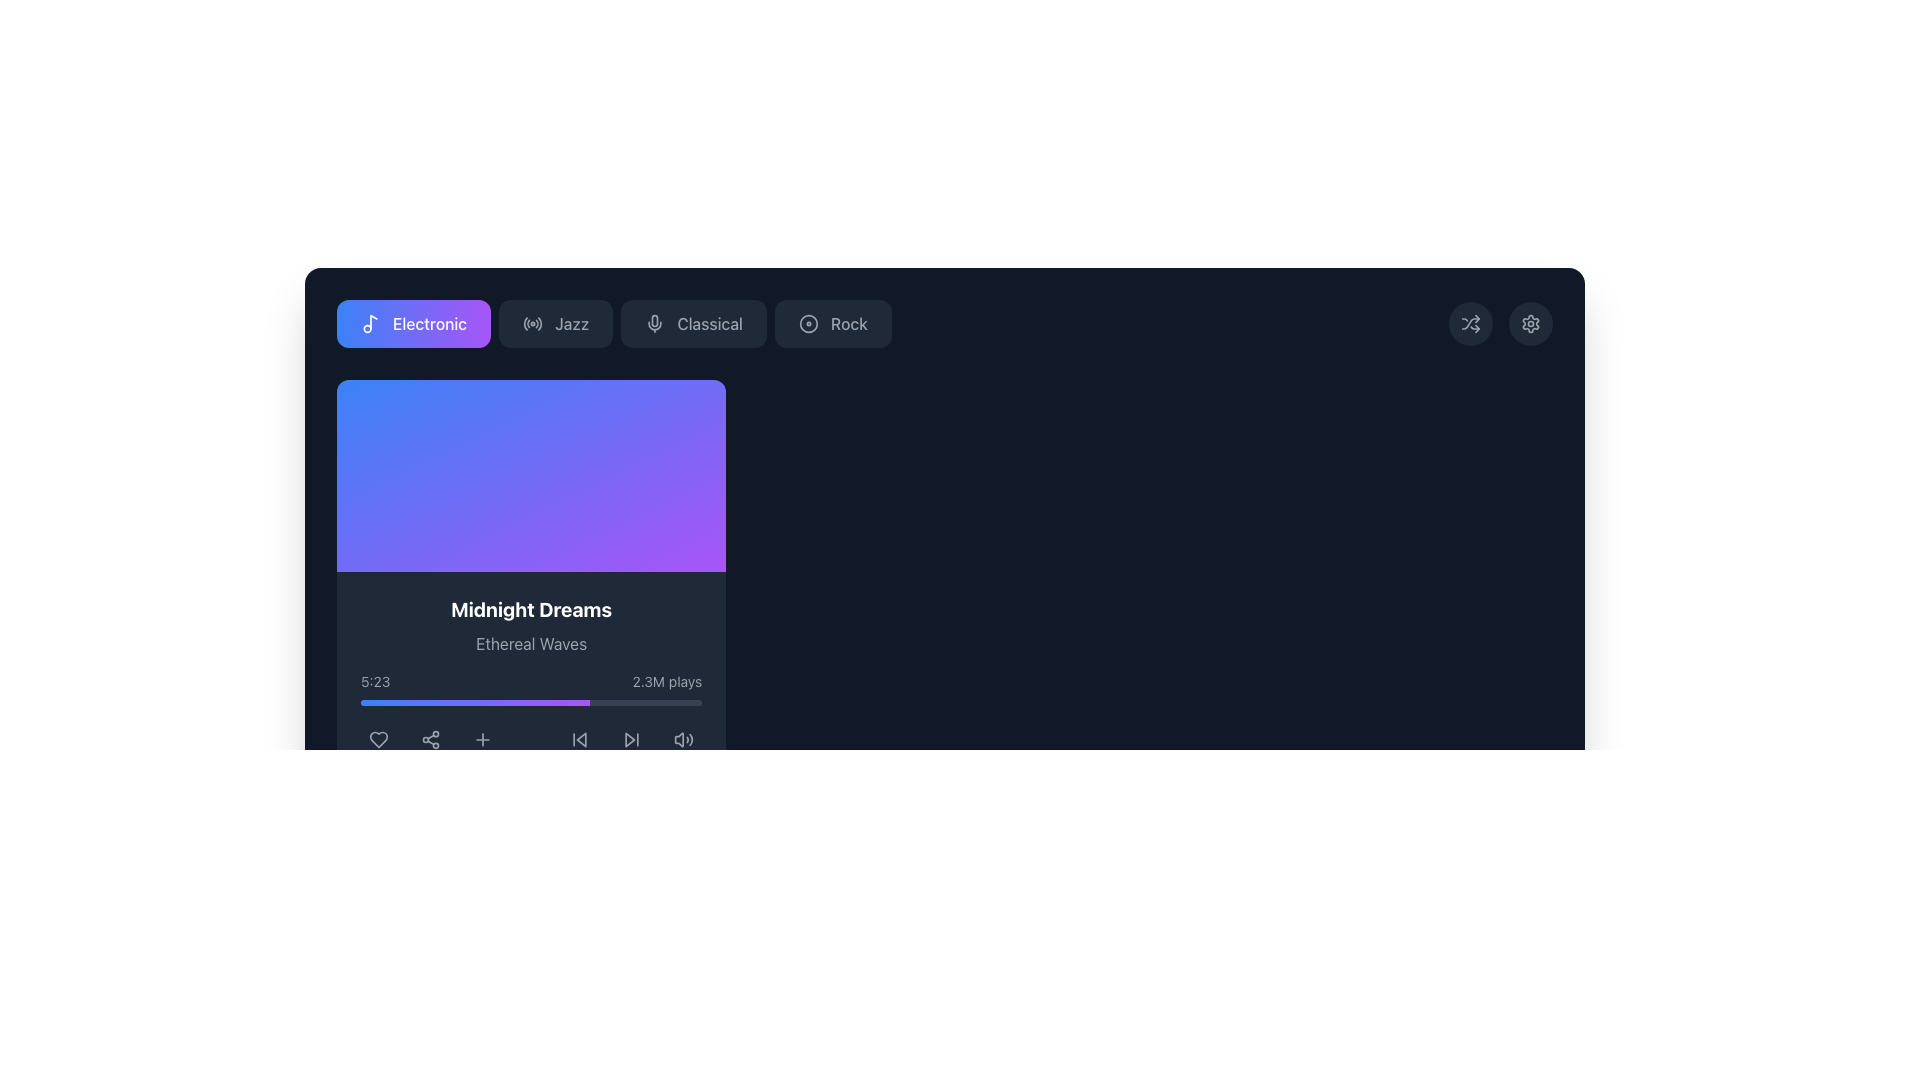 The width and height of the screenshot is (1920, 1080). Describe the element at coordinates (379, 740) in the screenshot. I see `the 'like' button with an SVG icon inside, located at the bottom section of the music player interface, which is the first control in a row of playback options` at that location.